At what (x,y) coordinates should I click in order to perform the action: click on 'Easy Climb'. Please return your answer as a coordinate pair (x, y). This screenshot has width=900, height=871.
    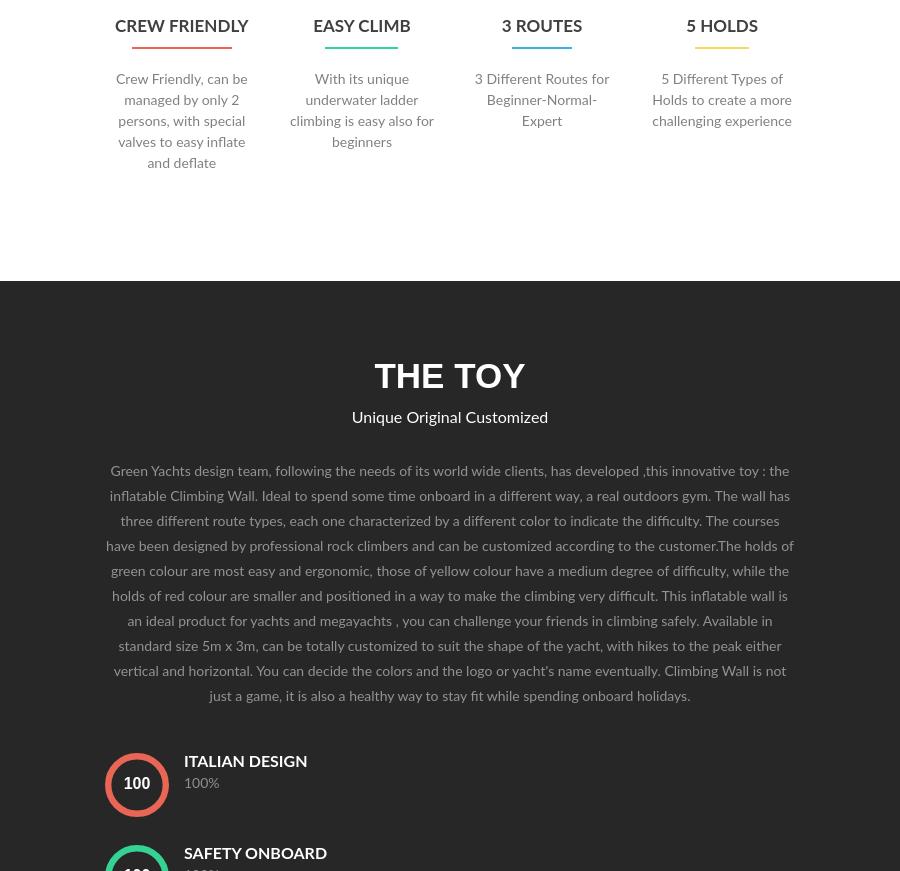
    Looking at the image, I should click on (361, 25).